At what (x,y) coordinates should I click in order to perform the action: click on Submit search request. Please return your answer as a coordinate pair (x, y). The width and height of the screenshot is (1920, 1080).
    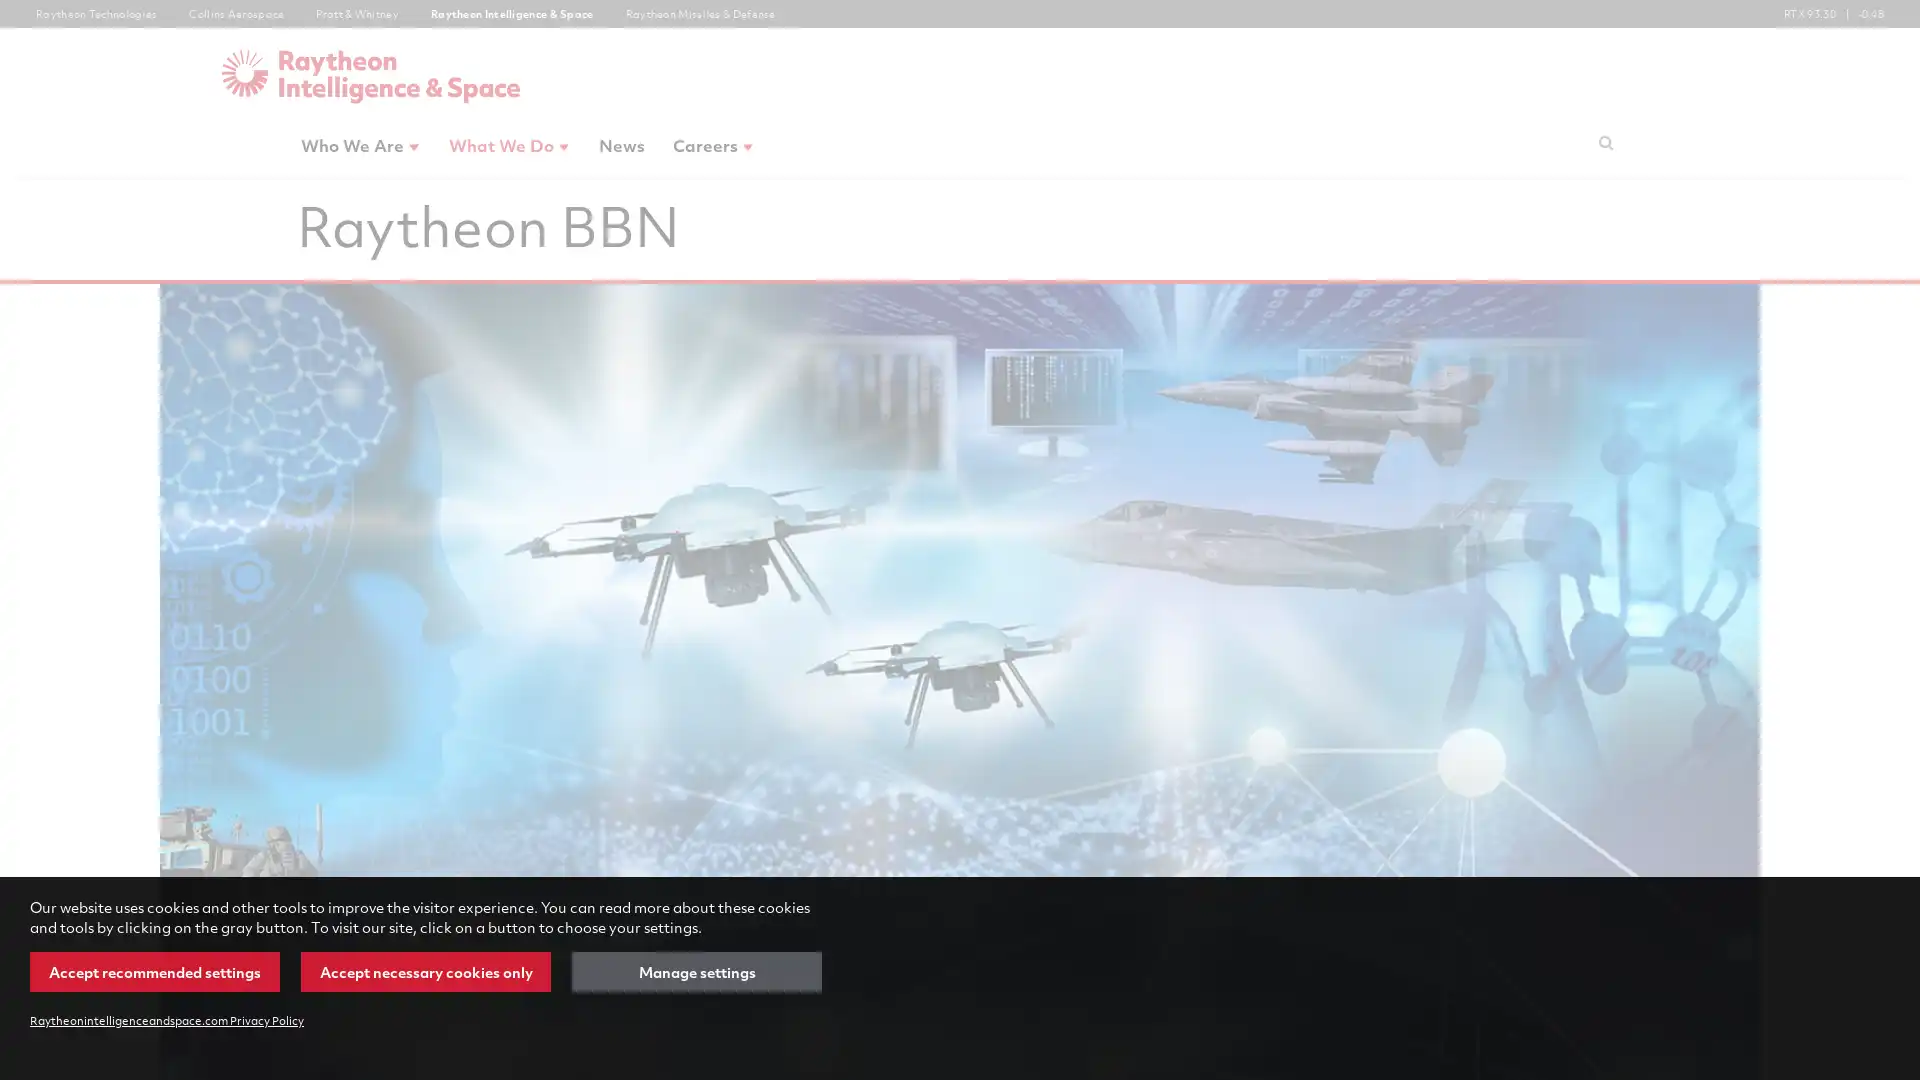
    Looking at the image, I should click on (1606, 141).